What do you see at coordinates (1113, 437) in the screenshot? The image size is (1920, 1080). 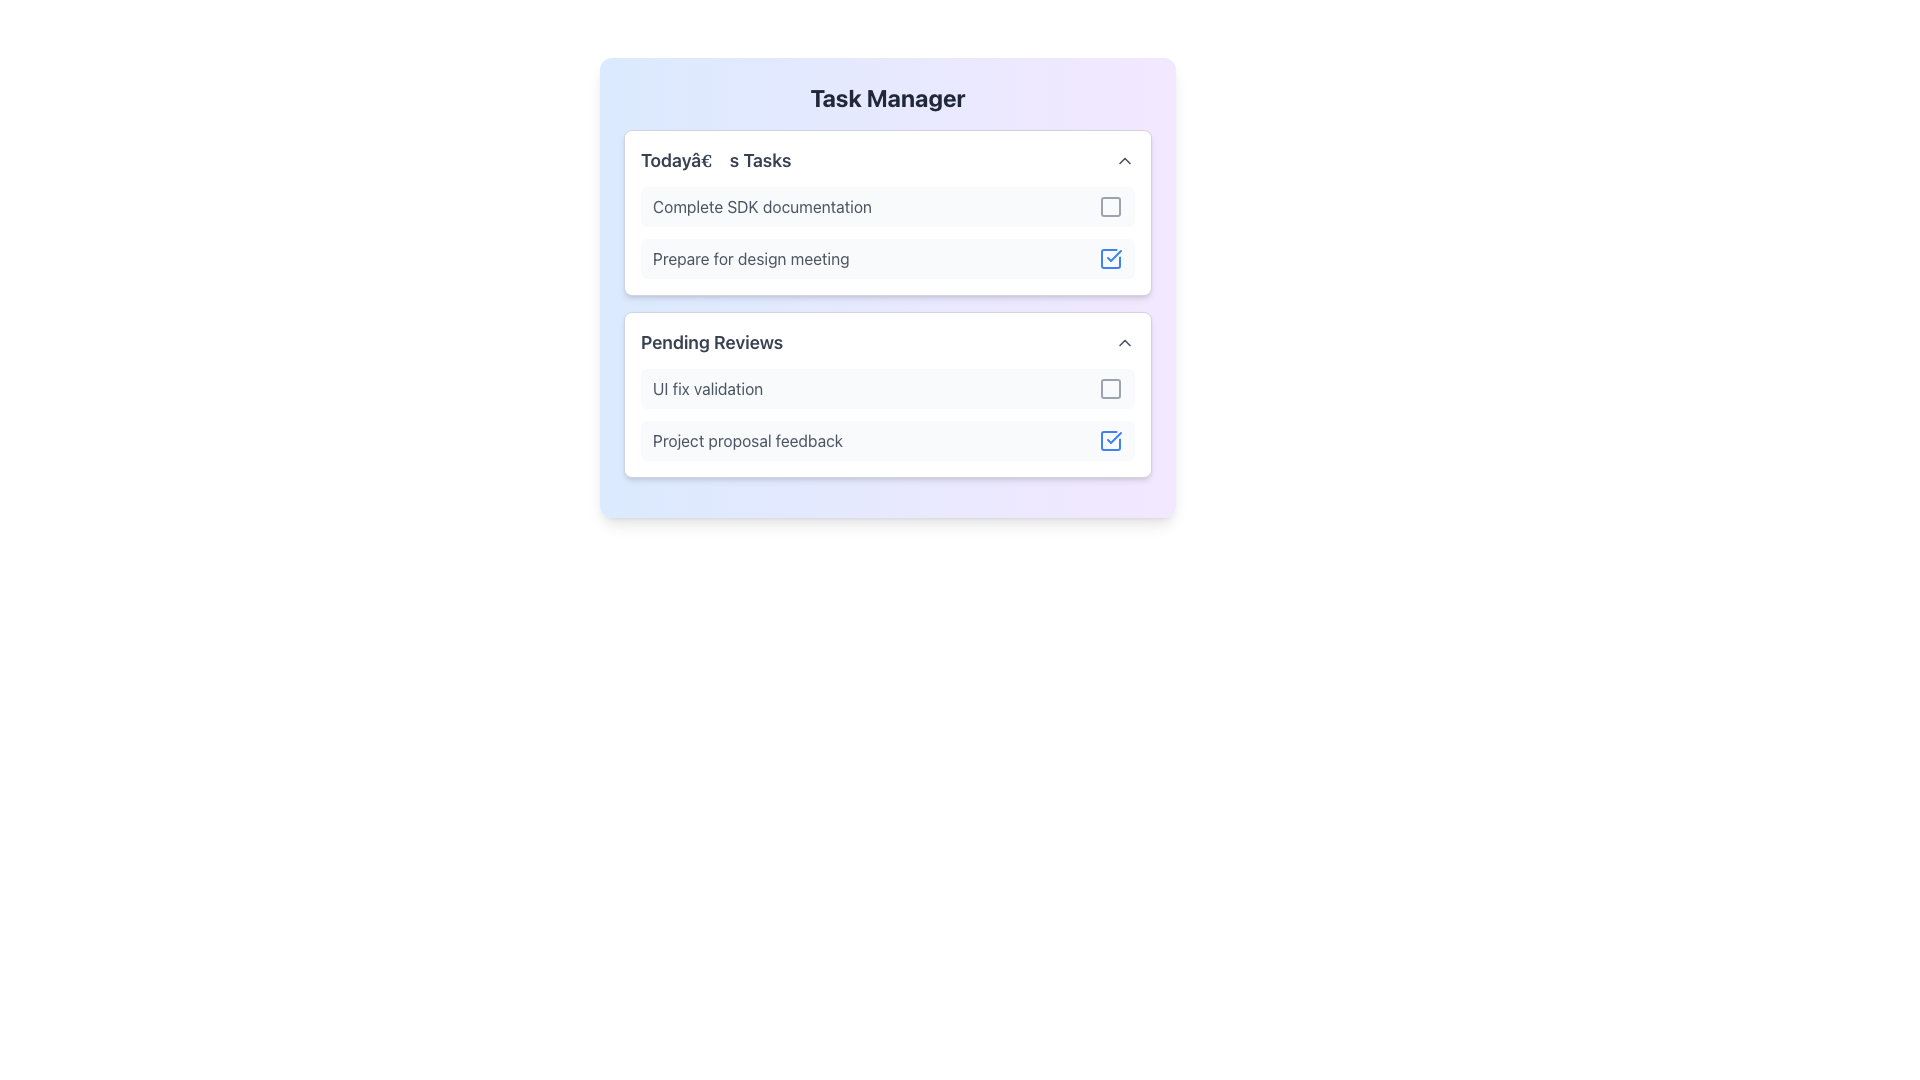 I see `the blue check mark icon within the checkbox` at bounding box center [1113, 437].